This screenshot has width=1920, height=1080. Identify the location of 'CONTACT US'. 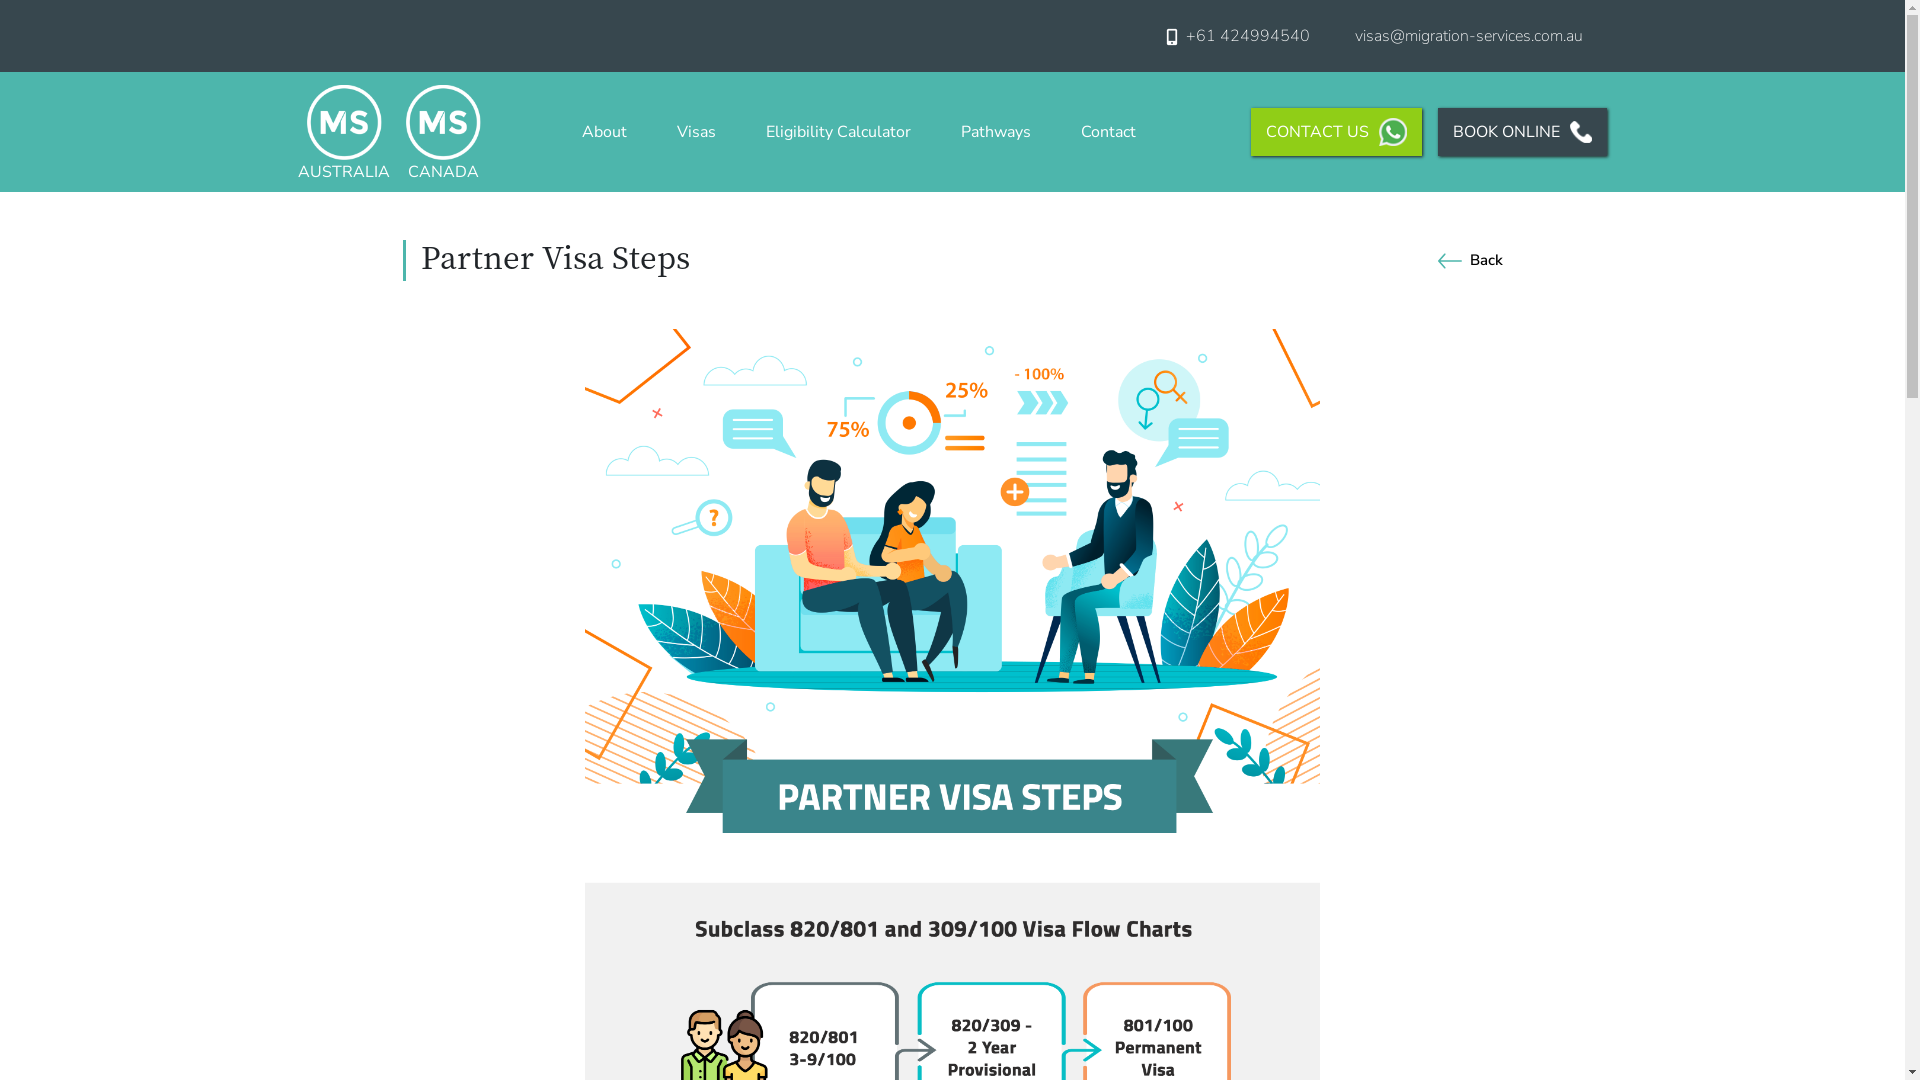
(1250, 131).